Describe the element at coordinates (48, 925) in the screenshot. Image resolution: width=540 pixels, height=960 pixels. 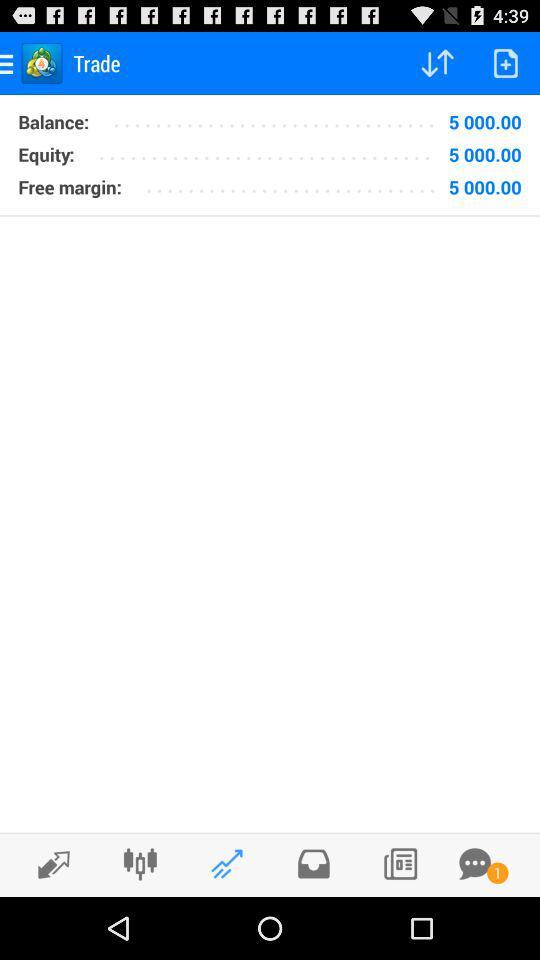
I see `the edit icon` at that location.